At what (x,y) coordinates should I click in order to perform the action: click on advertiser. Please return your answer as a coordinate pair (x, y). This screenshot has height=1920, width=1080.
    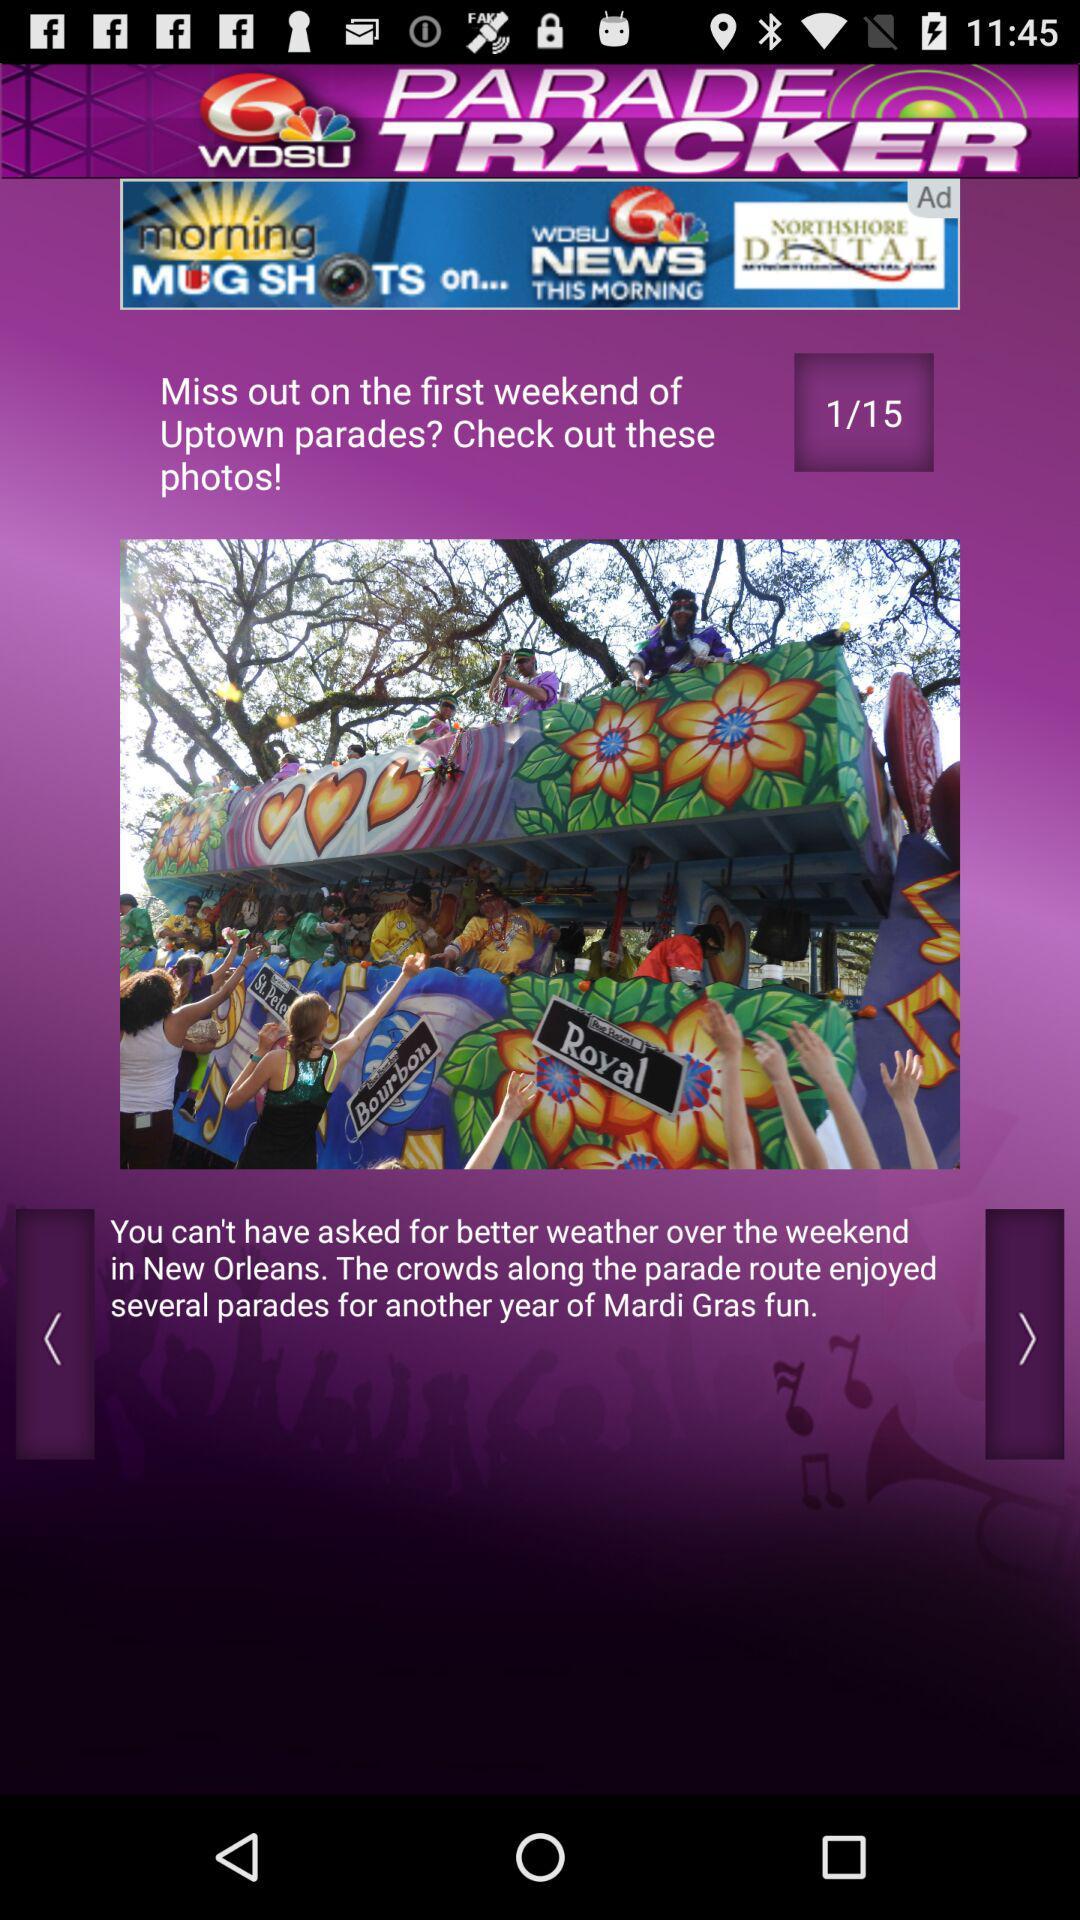
    Looking at the image, I should click on (540, 243).